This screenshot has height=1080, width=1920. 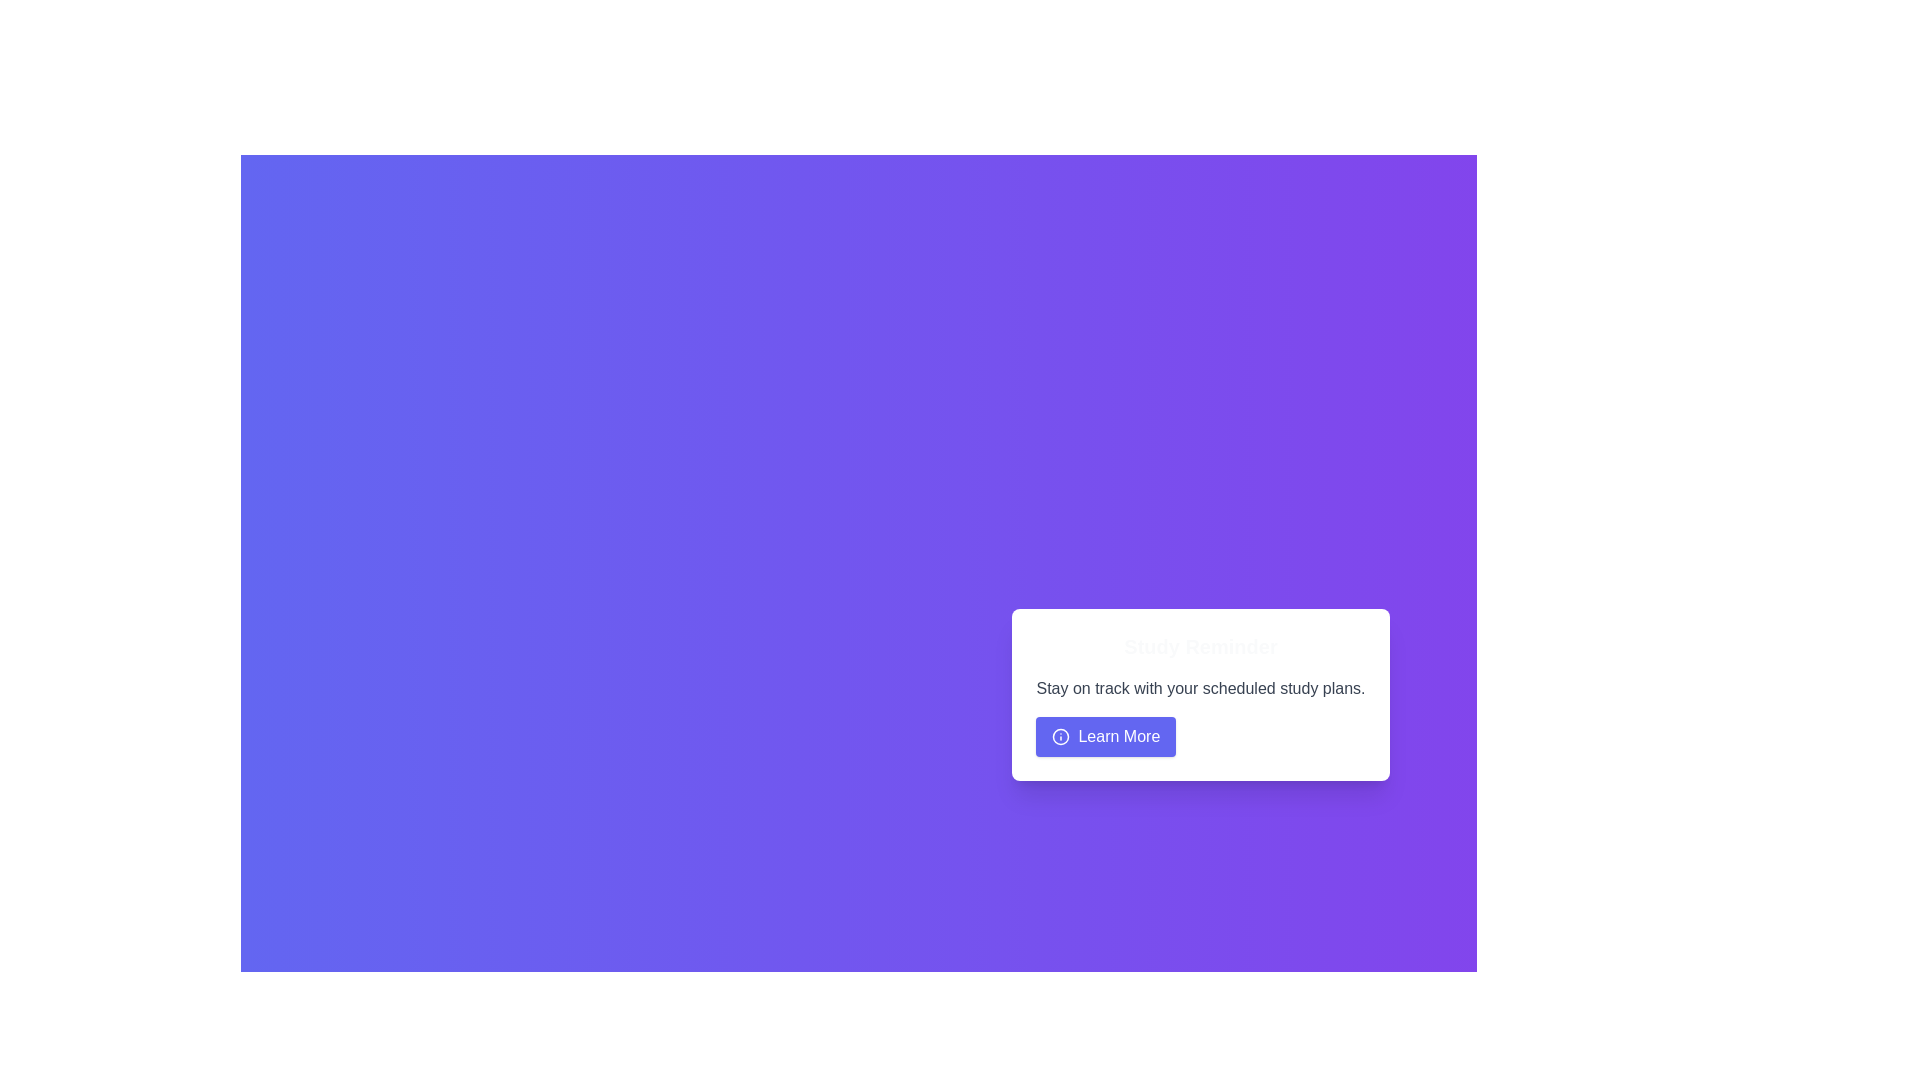 I want to click on the button that contains the informational icon located to the left of the text 'Learn More' in the lower right part of the card, so click(x=1060, y=736).